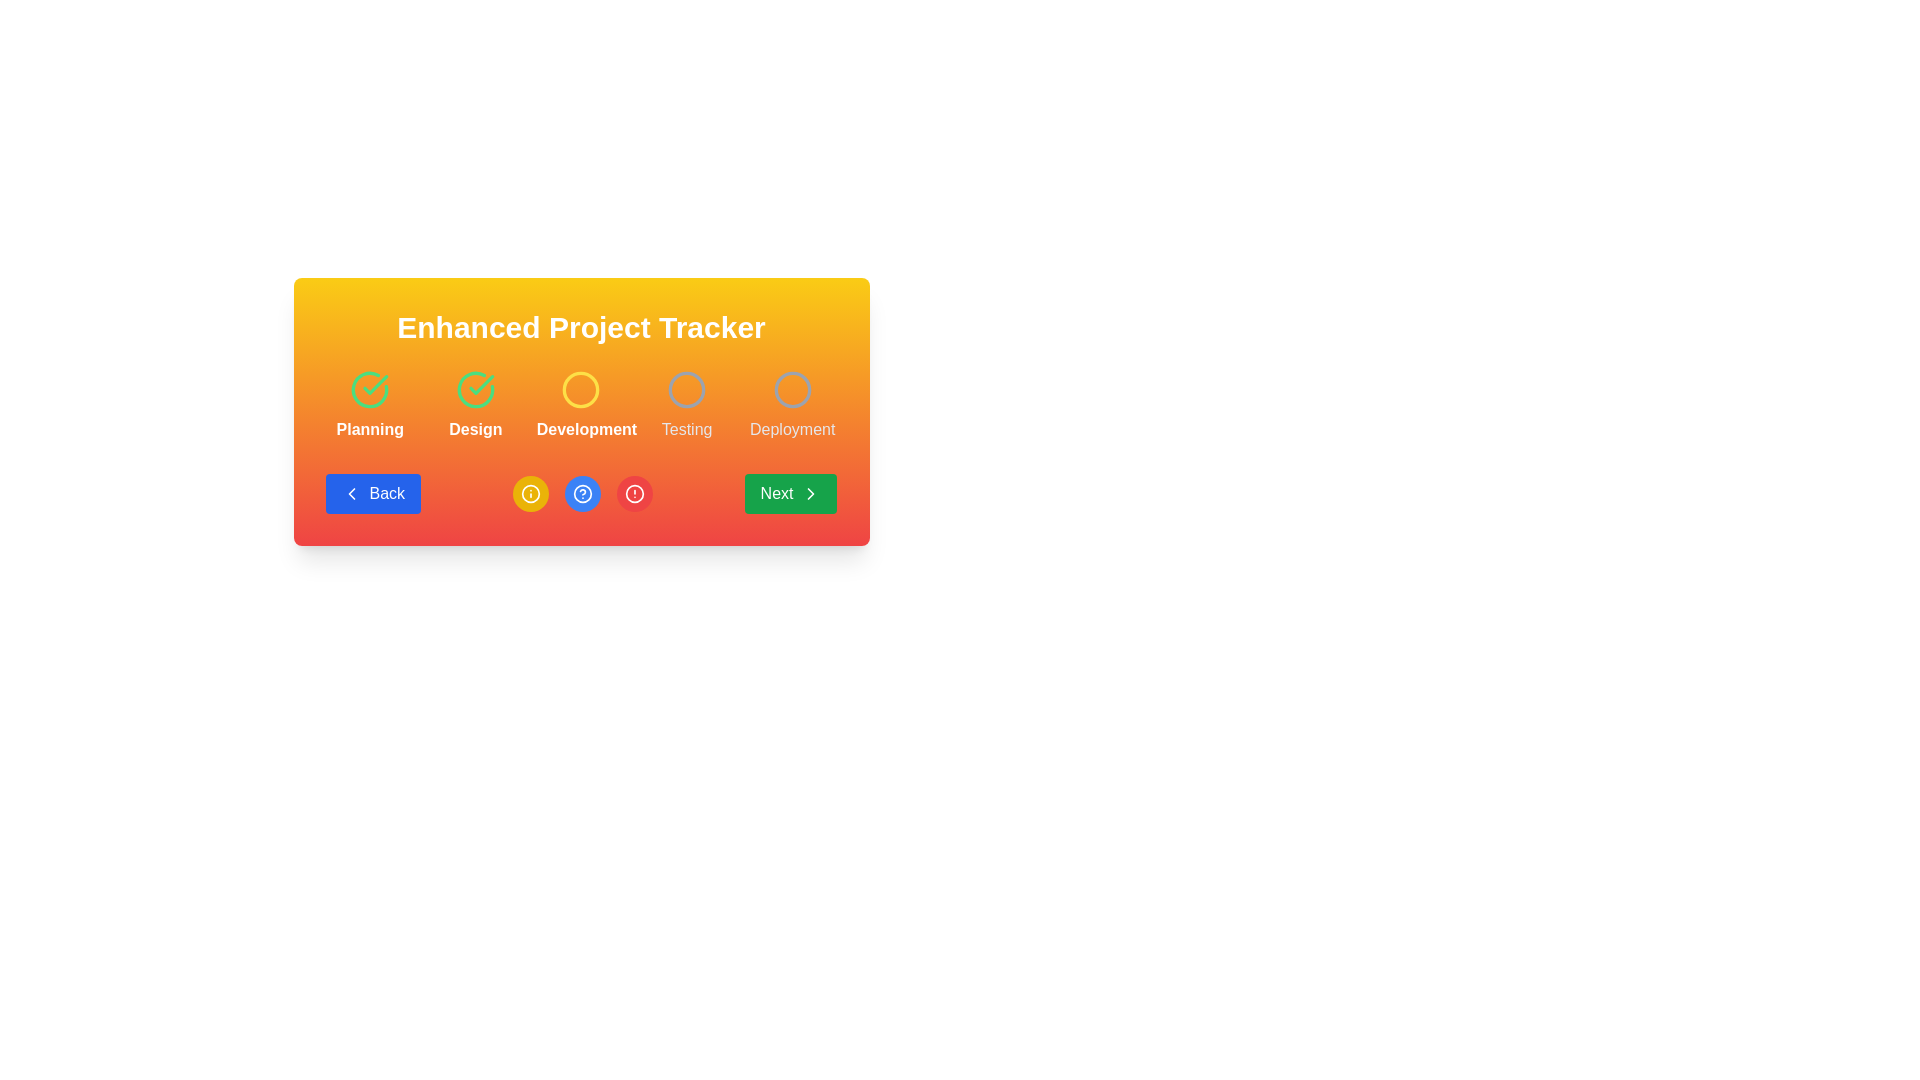 Image resolution: width=1920 pixels, height=1080 pixels. I want to click on the Progress Indicator with Steps by navigating with the keyboard, so click(580, 405).